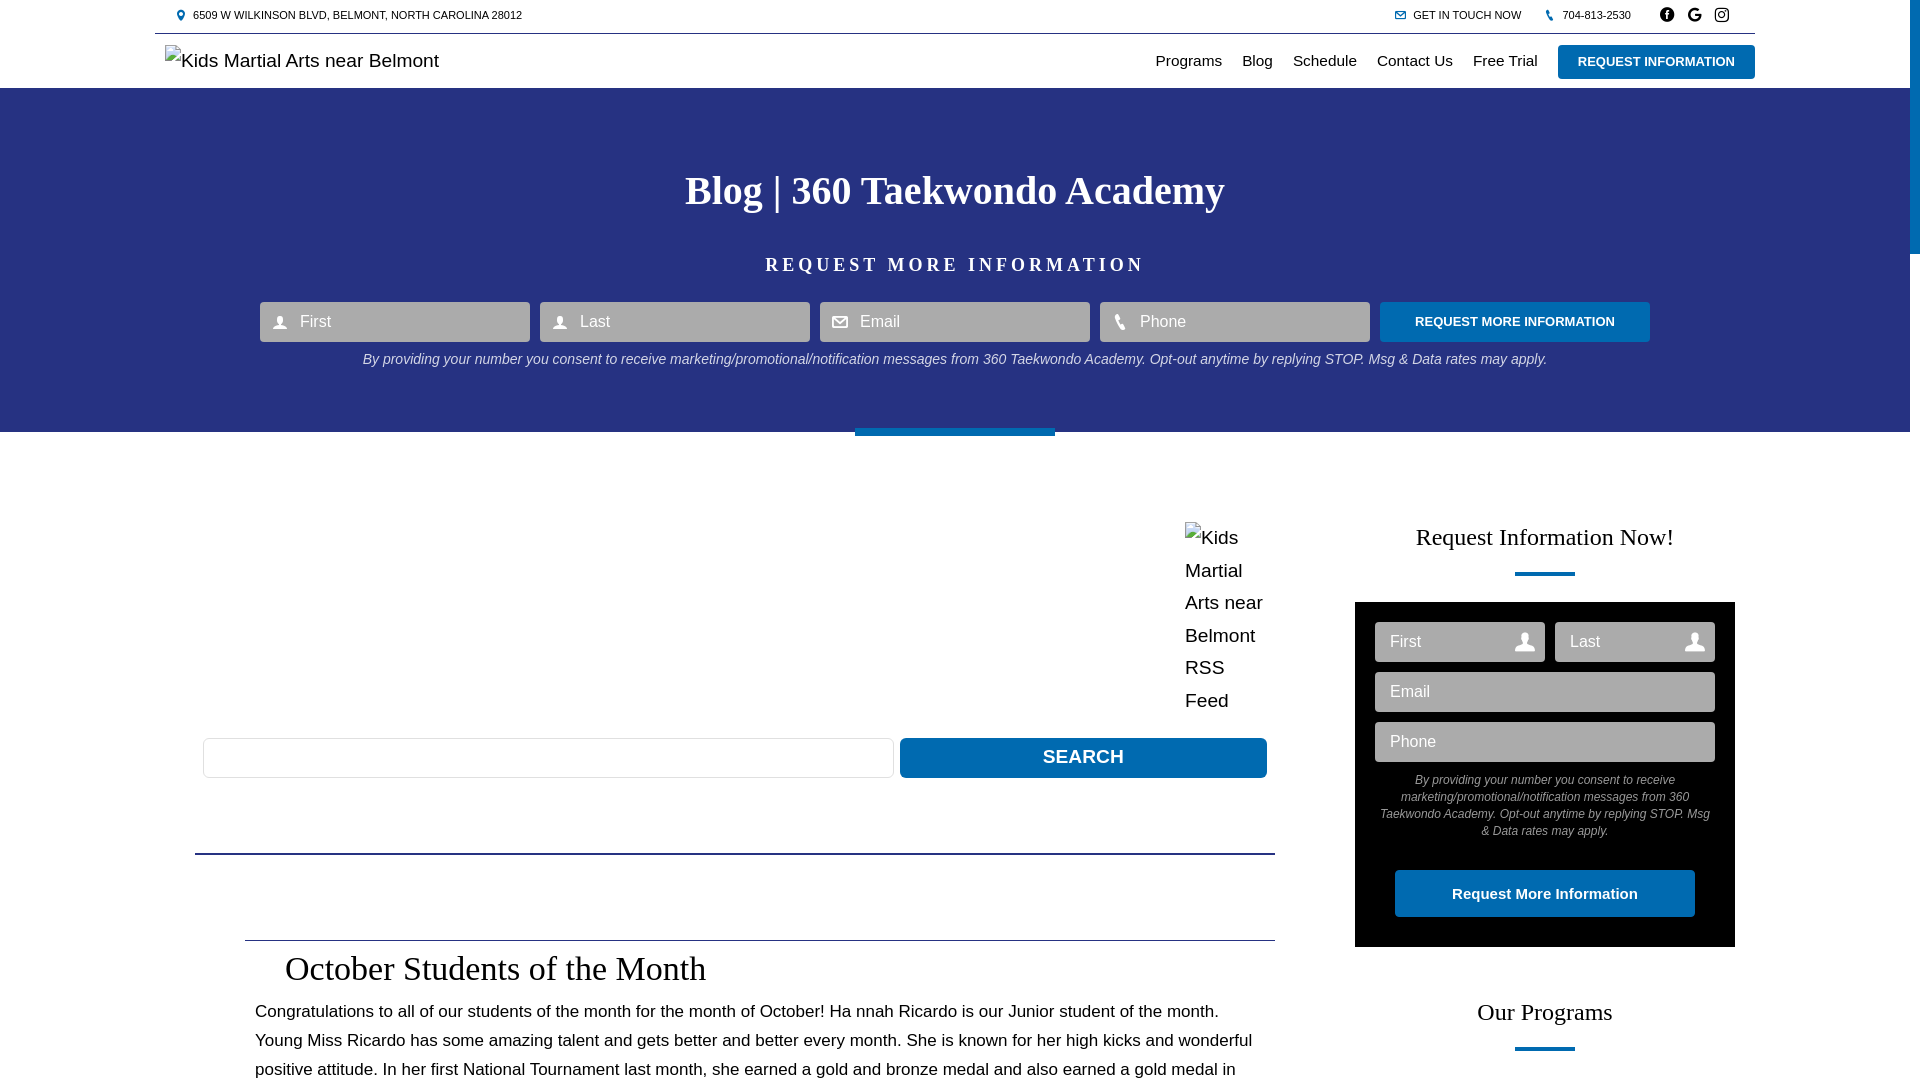 The width and height of the screenshot is (1920, 1080). I want to click on 'GET IN TOUCH NOW', so click(1394, 15).